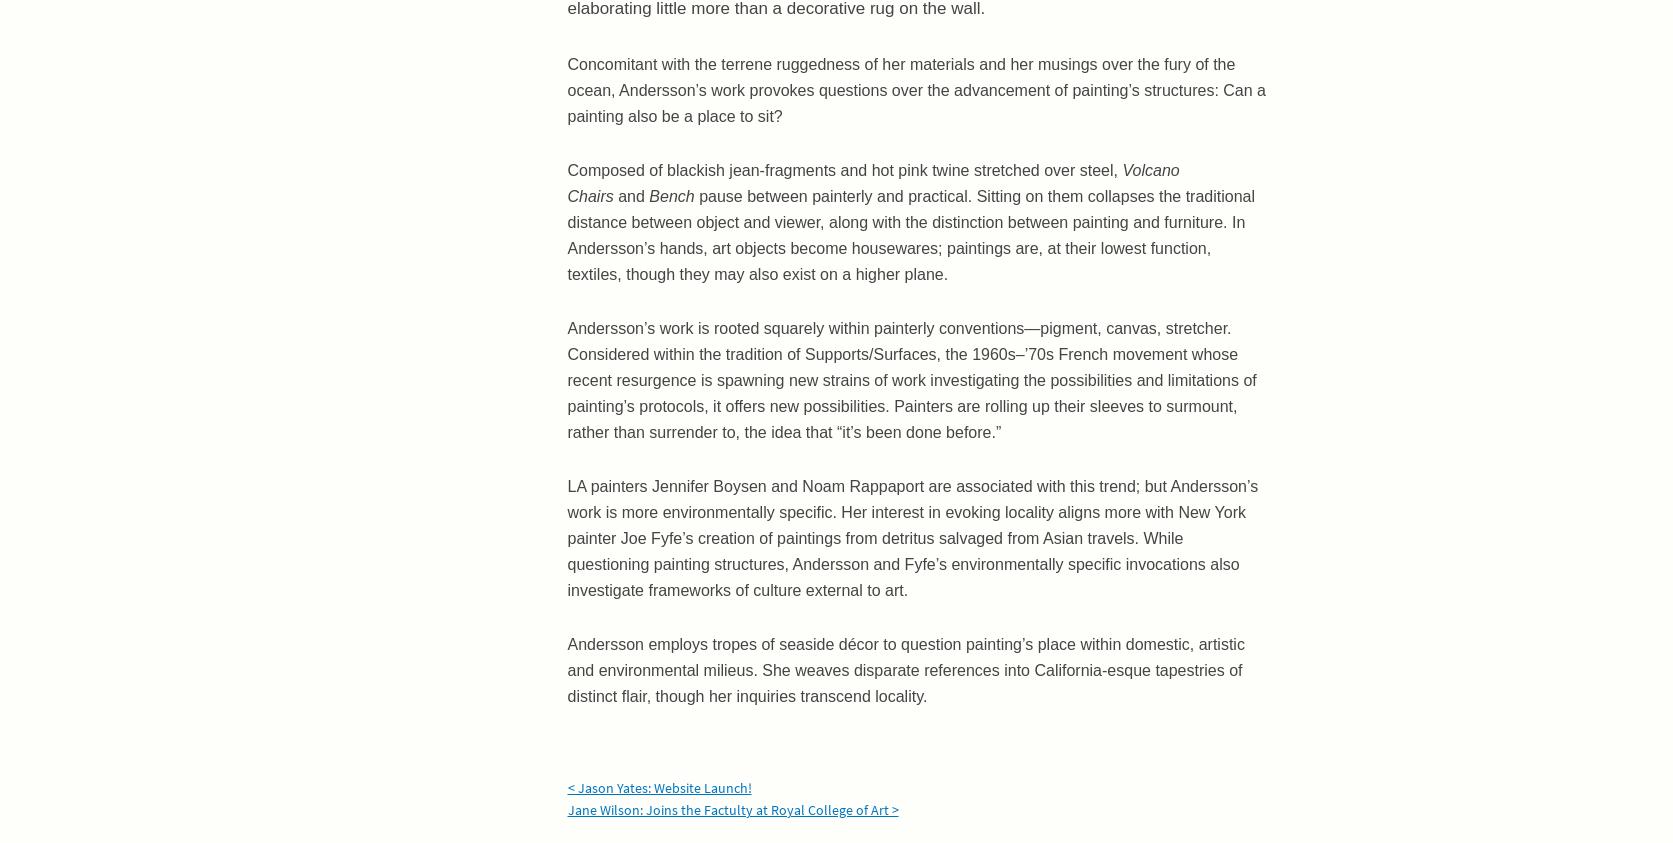 This screenshot has height=843, width=1673. Describe the element at coordinates (909, 234) in the screenshot. I see `'pause between painterly and practical. Sitting on them collapses the traditional distance between object and viewer, along with the distinction between painting and furniture. In Andersson’s hands, art objects become housewares; paintings are, at their lowest function, textiles, though they may also exist on a higher plane.'` at that location.